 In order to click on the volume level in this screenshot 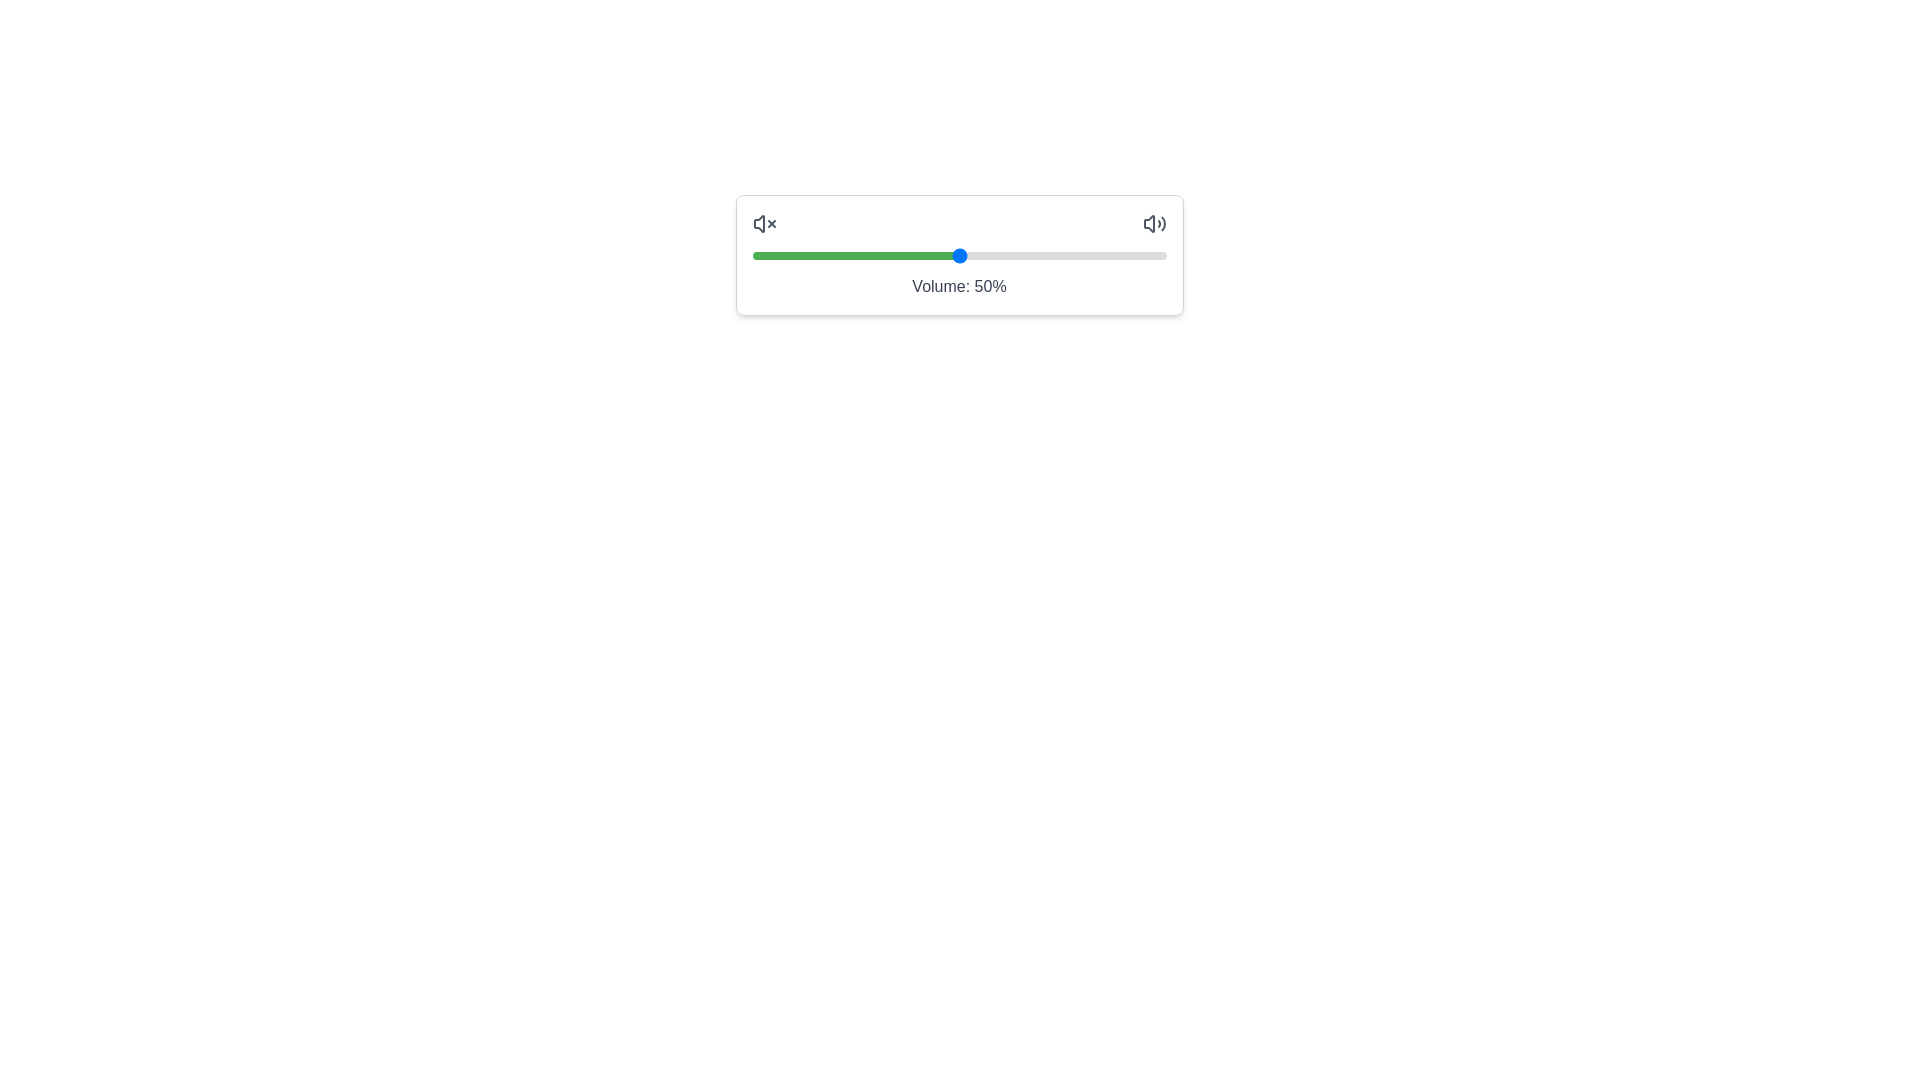, I will do `click(1141, 254)`.